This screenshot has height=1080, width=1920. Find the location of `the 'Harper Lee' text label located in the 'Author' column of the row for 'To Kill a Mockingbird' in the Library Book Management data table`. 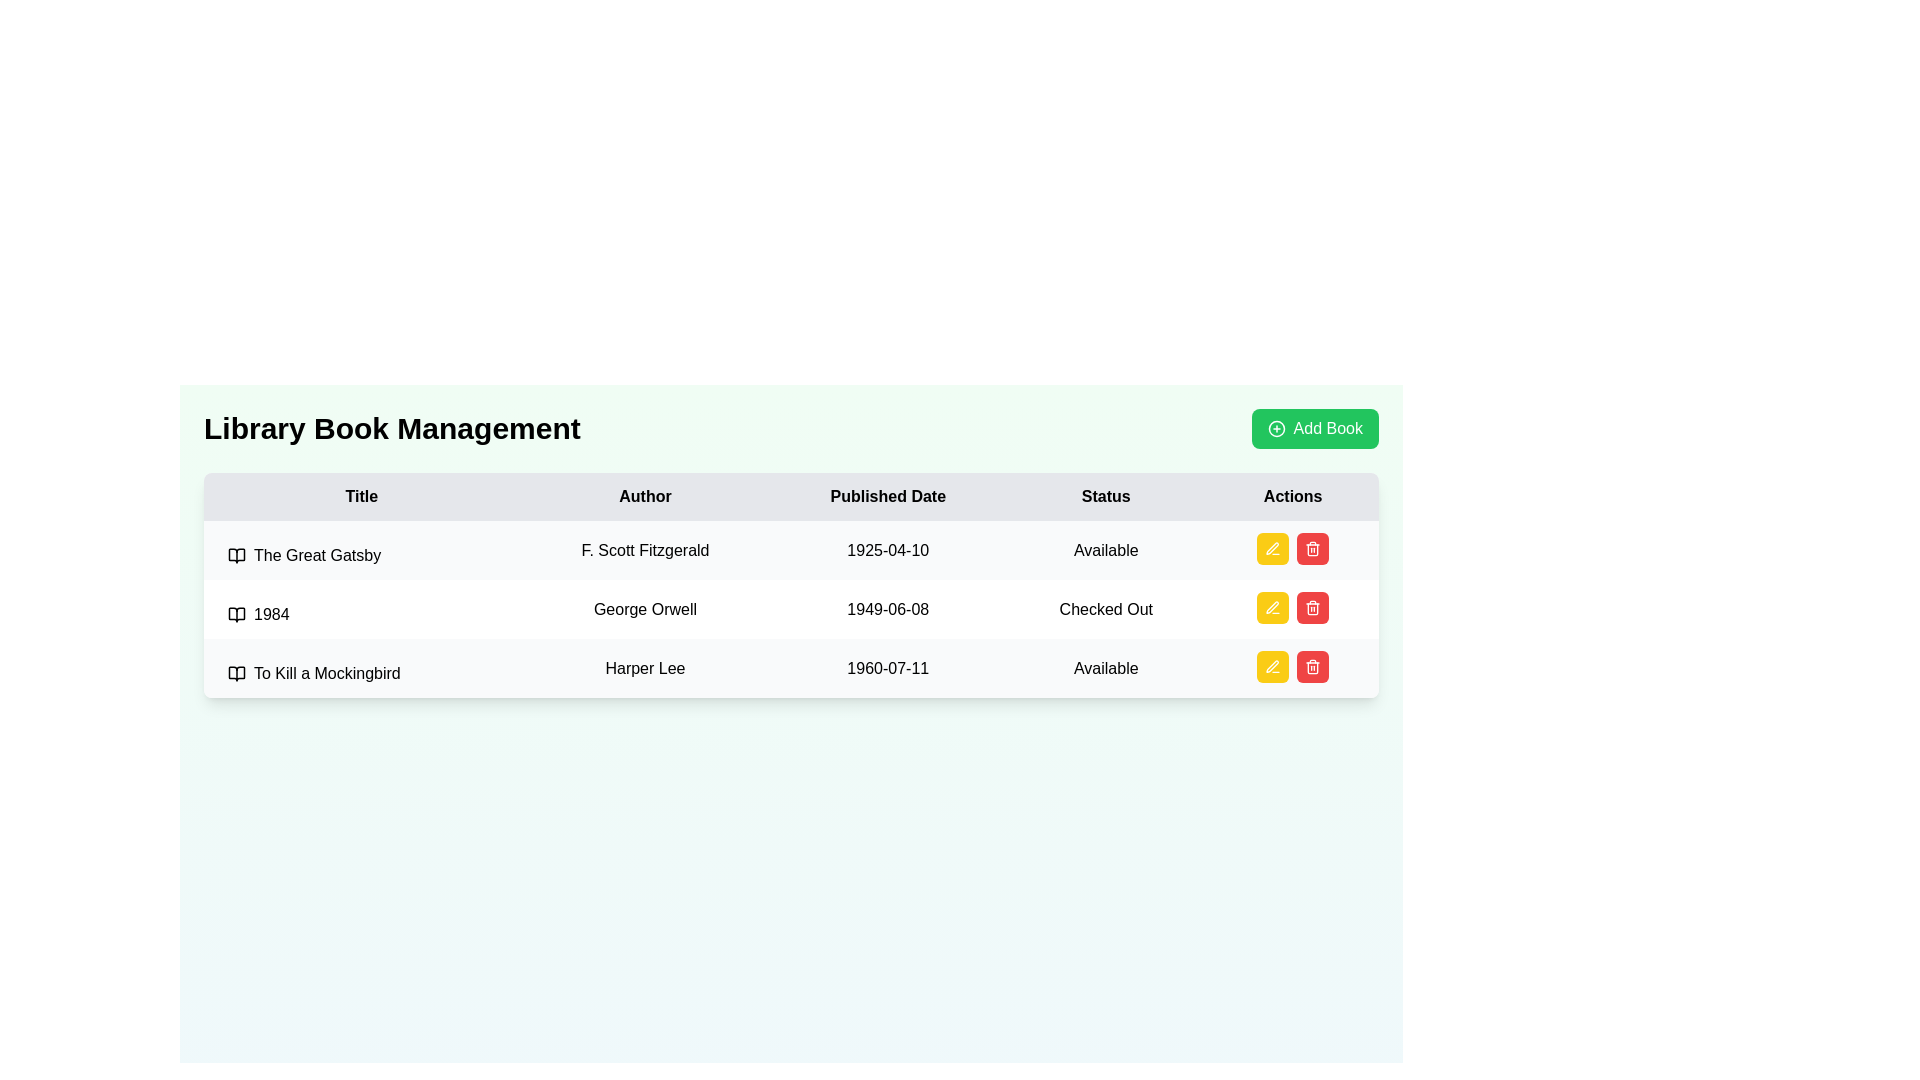

the 'Harper Lee' text label located in the 'Author' column of the row for 'To Kill a Mockingbird' in the Library Book Management data table is located at coordinates (645, 668).